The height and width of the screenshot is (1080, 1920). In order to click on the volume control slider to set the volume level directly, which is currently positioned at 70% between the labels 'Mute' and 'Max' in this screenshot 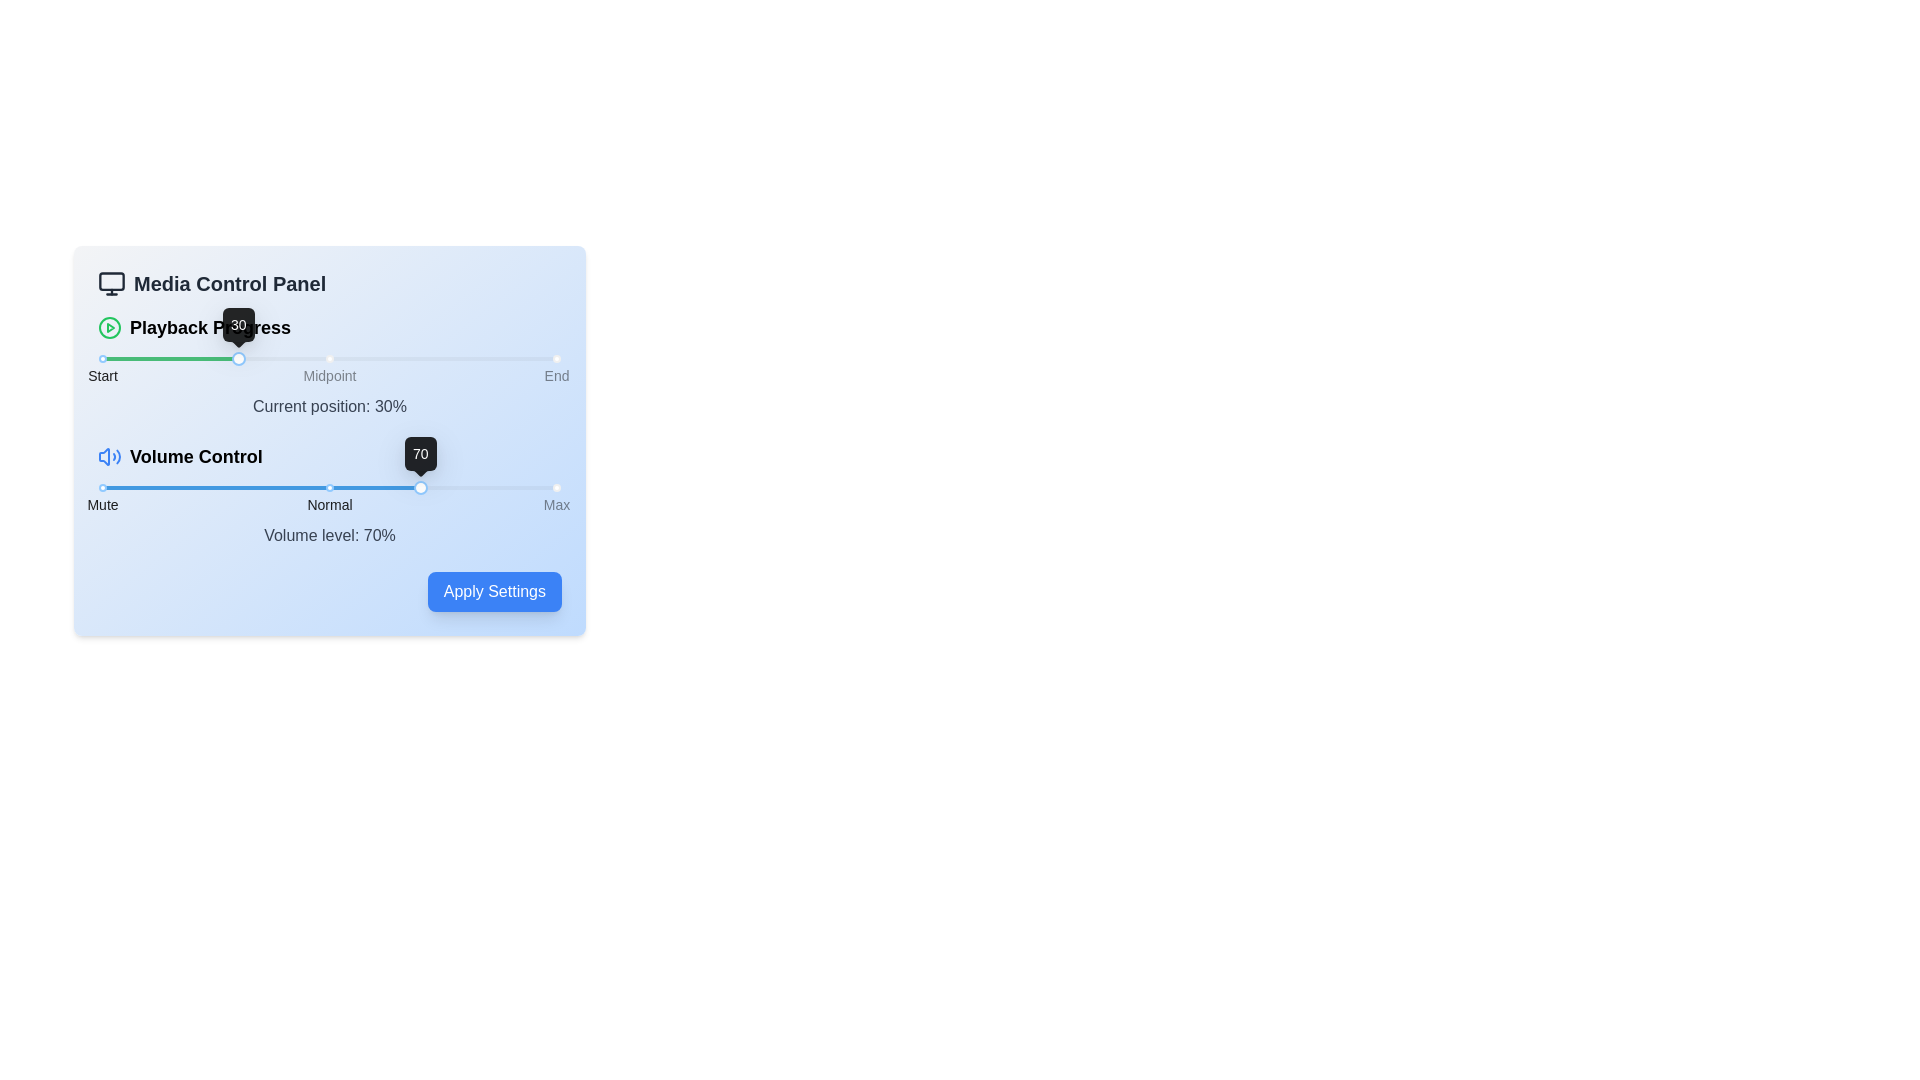, I will do `click(330, 494)`.